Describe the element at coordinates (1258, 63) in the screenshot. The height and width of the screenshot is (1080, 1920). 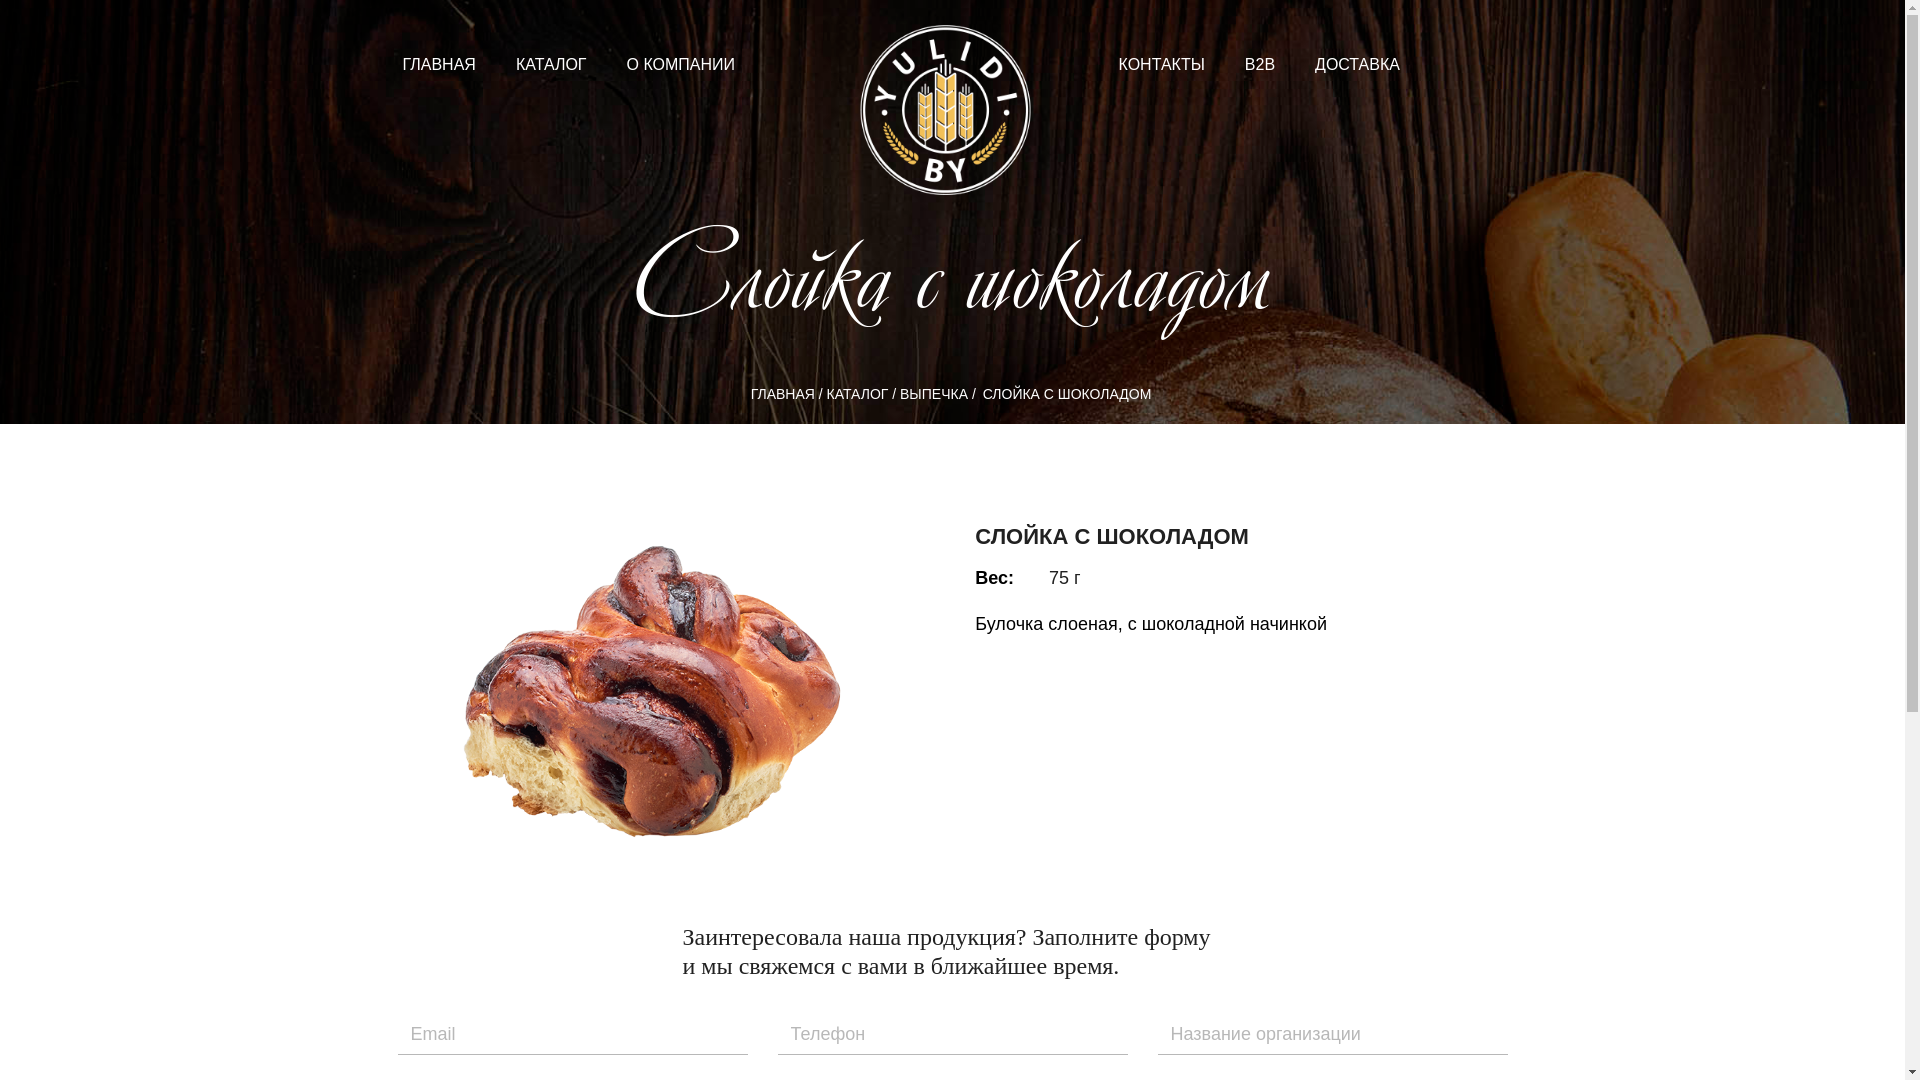
I see `'B2B'` at that location.